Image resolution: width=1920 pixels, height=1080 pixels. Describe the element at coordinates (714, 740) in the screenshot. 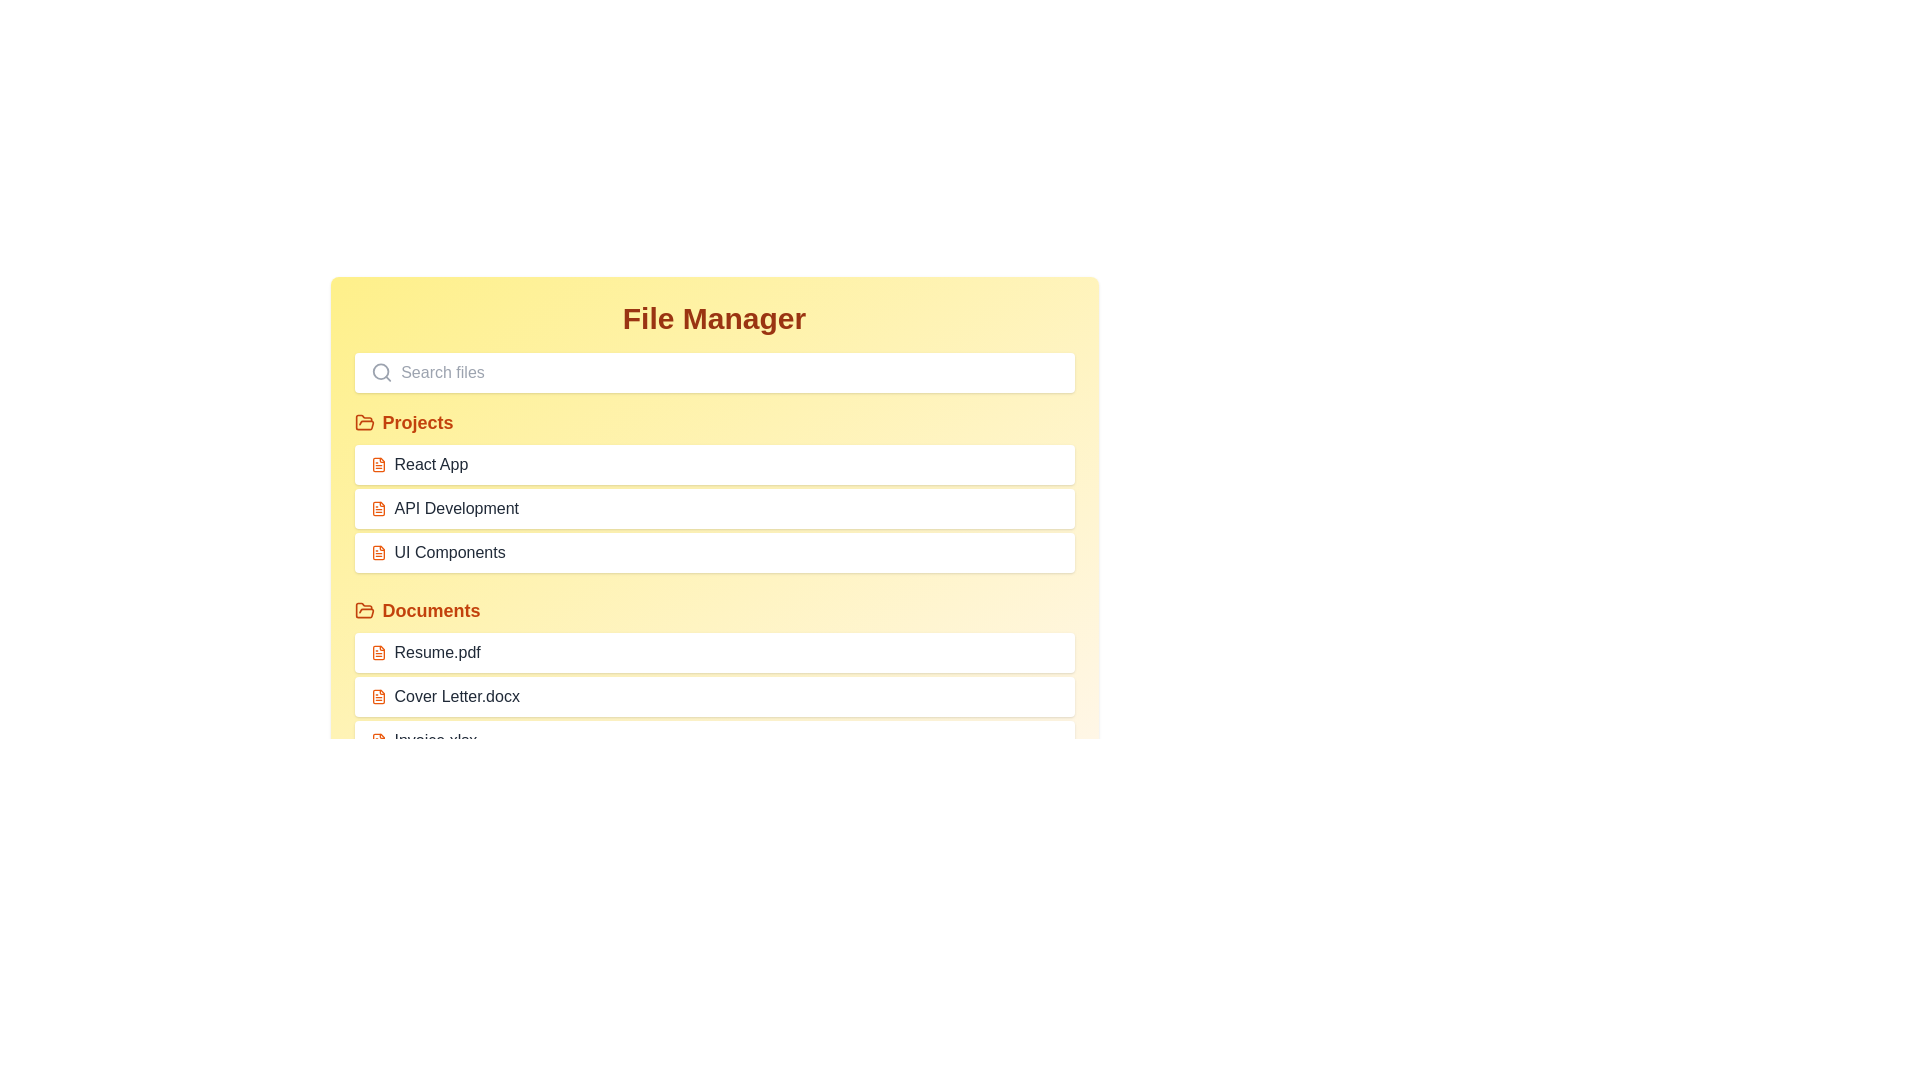

I see `the file named Invoice.xlsx to select it` at that location.